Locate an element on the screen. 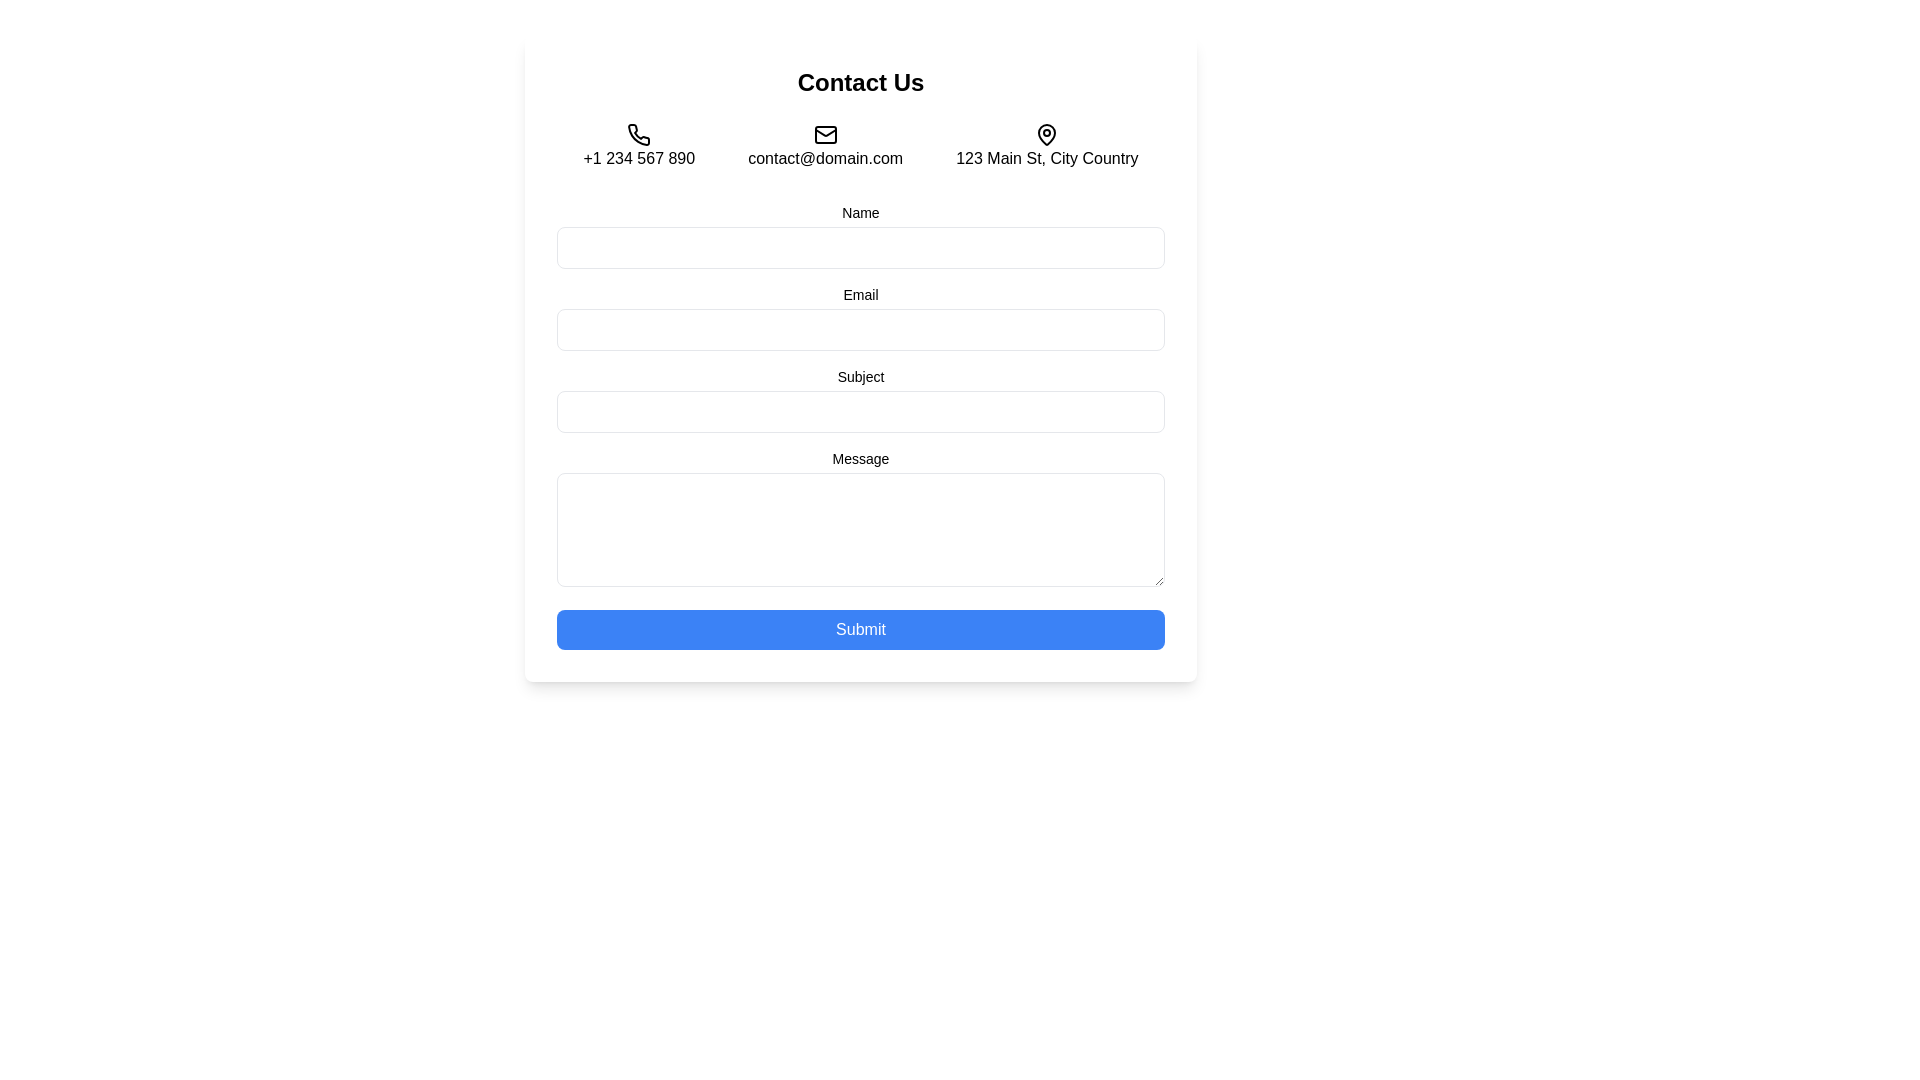  the phone number text label '+1 234 567 890' located in the 'Contact Us' section, positioned below the phone icon is located at coordinates (638, 157).